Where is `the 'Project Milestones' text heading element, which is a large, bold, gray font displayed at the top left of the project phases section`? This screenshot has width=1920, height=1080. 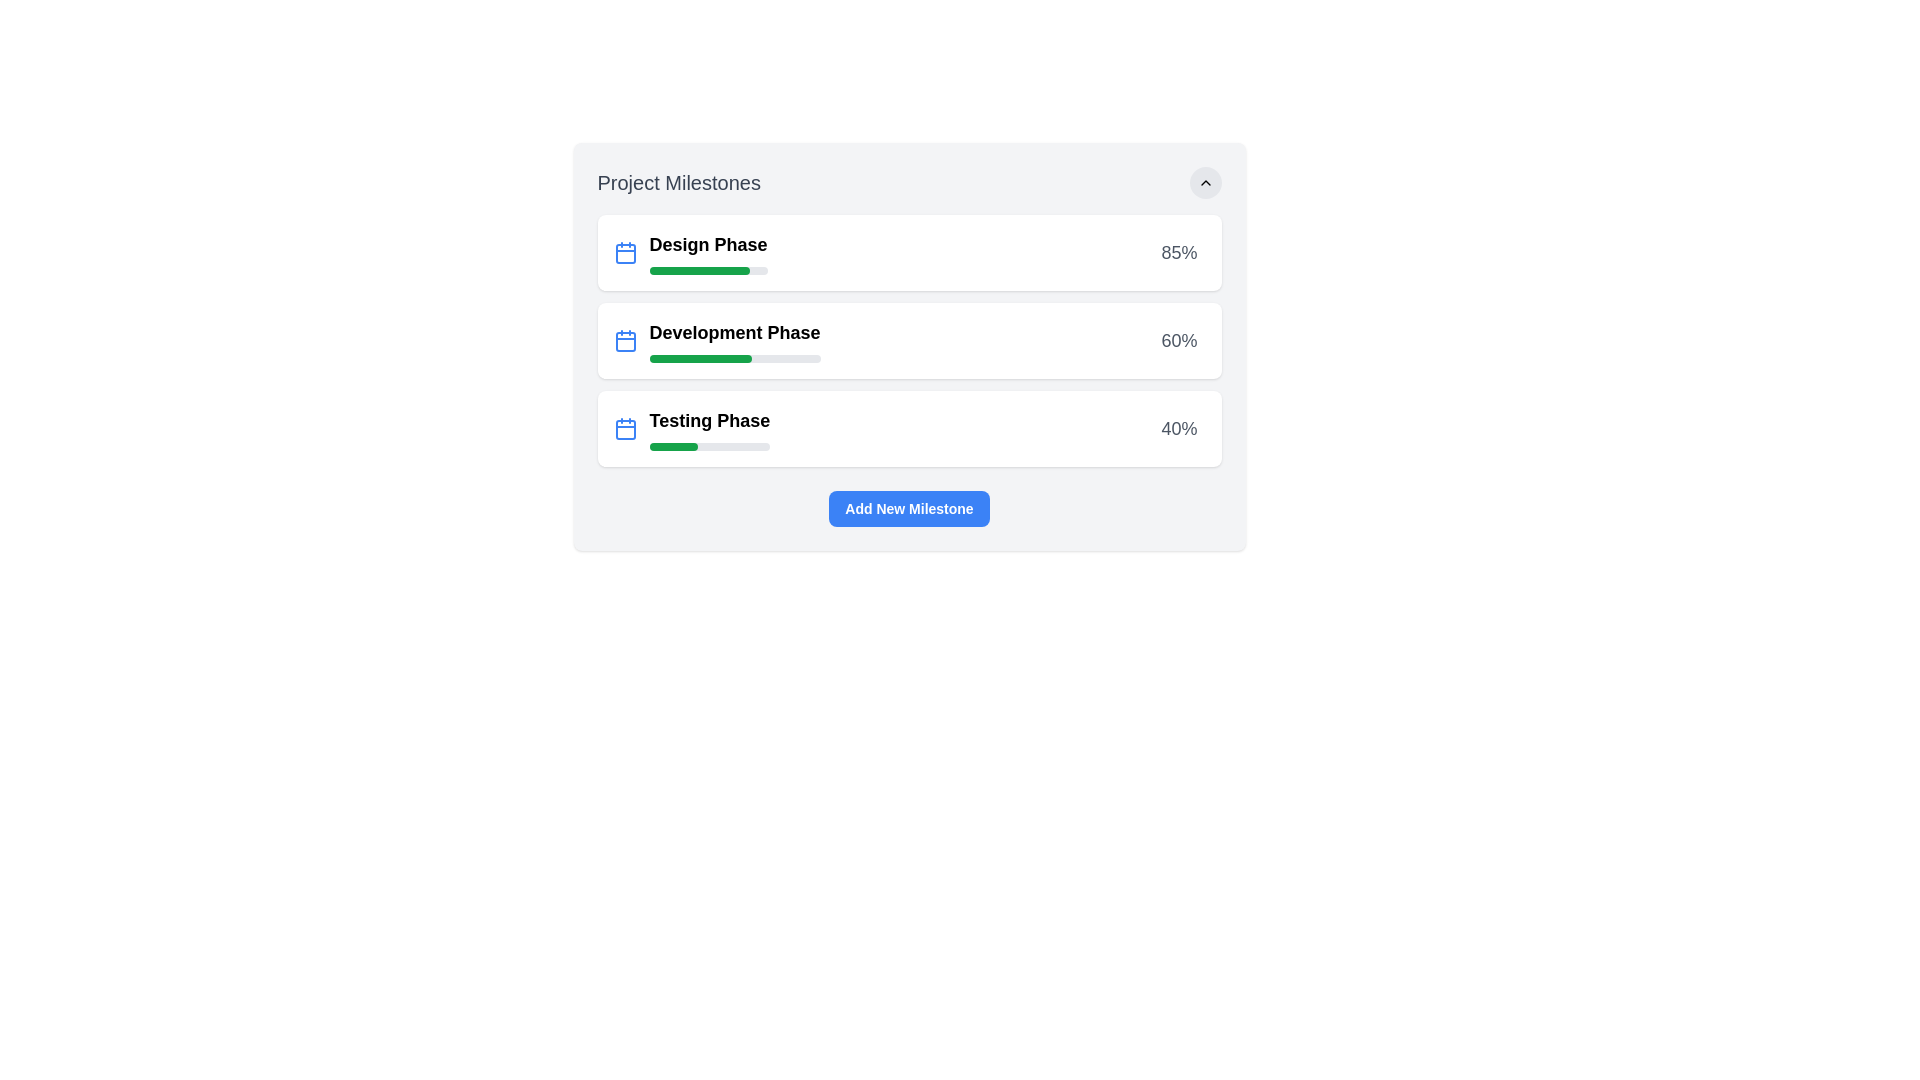
the 'Project Milestones' text heading element, which is a large, bold, gray font displayed at the top left of the project phases section is located at coordinates (679, 182).